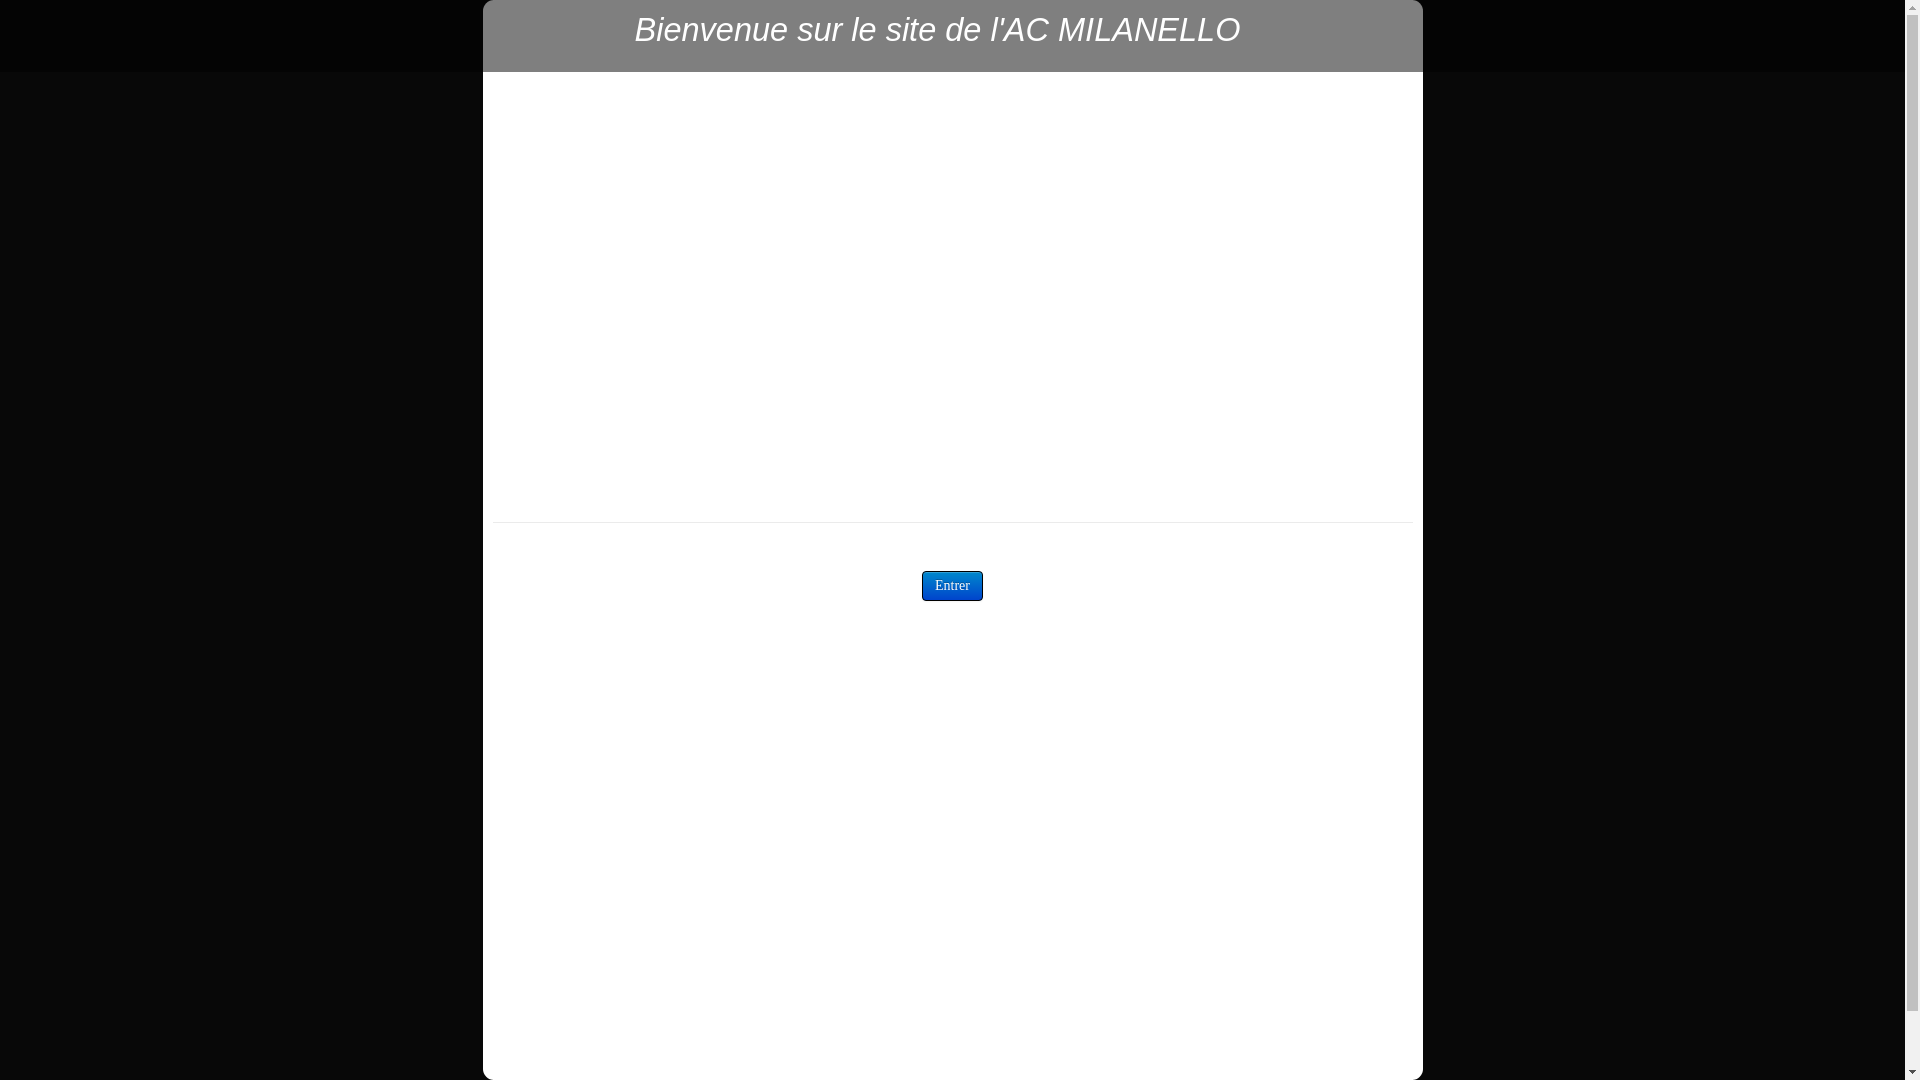 This screenshot has height=1080, width=1920. I want to click on 'Entrer', so click(951, 585).